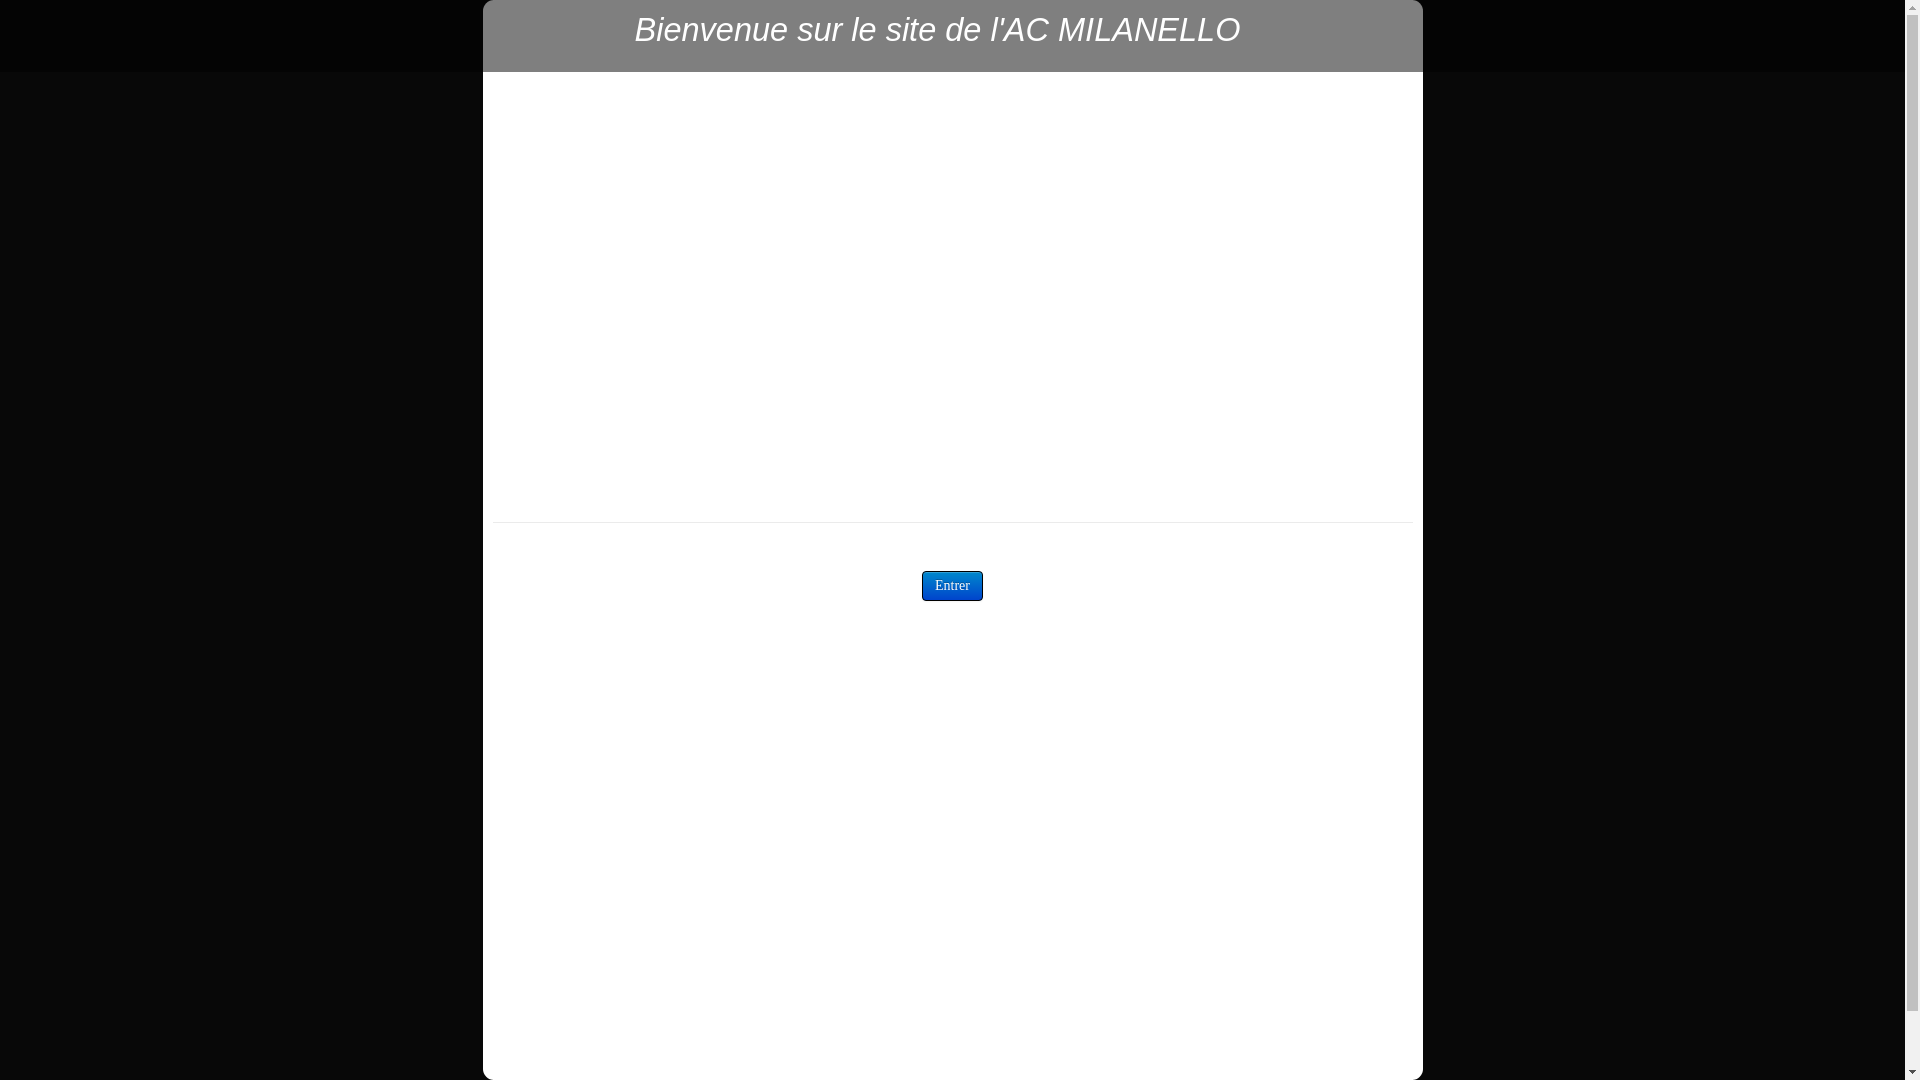 This screenshot has height=1080, width=1920. I want to click on 'Entrer', so click(951, 585).